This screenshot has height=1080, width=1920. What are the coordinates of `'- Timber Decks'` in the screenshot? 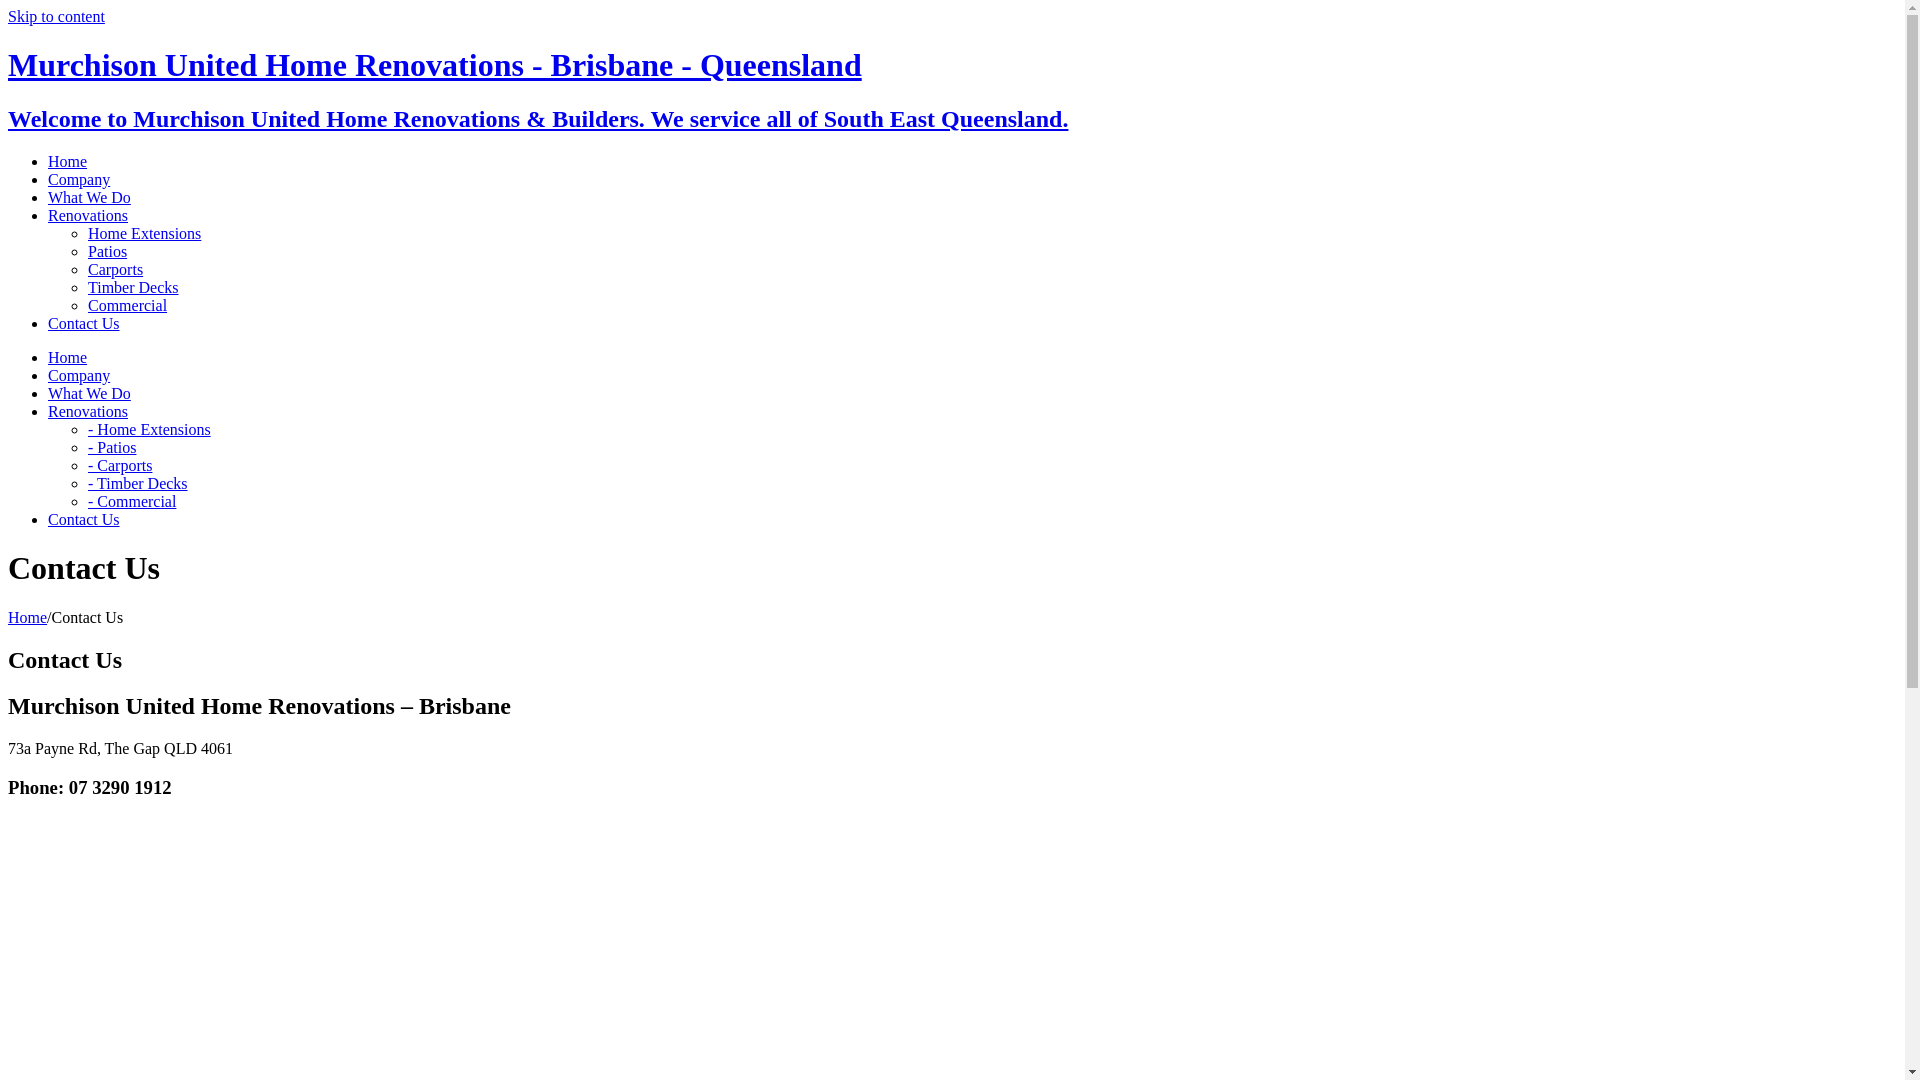 It's located at (137, 483).